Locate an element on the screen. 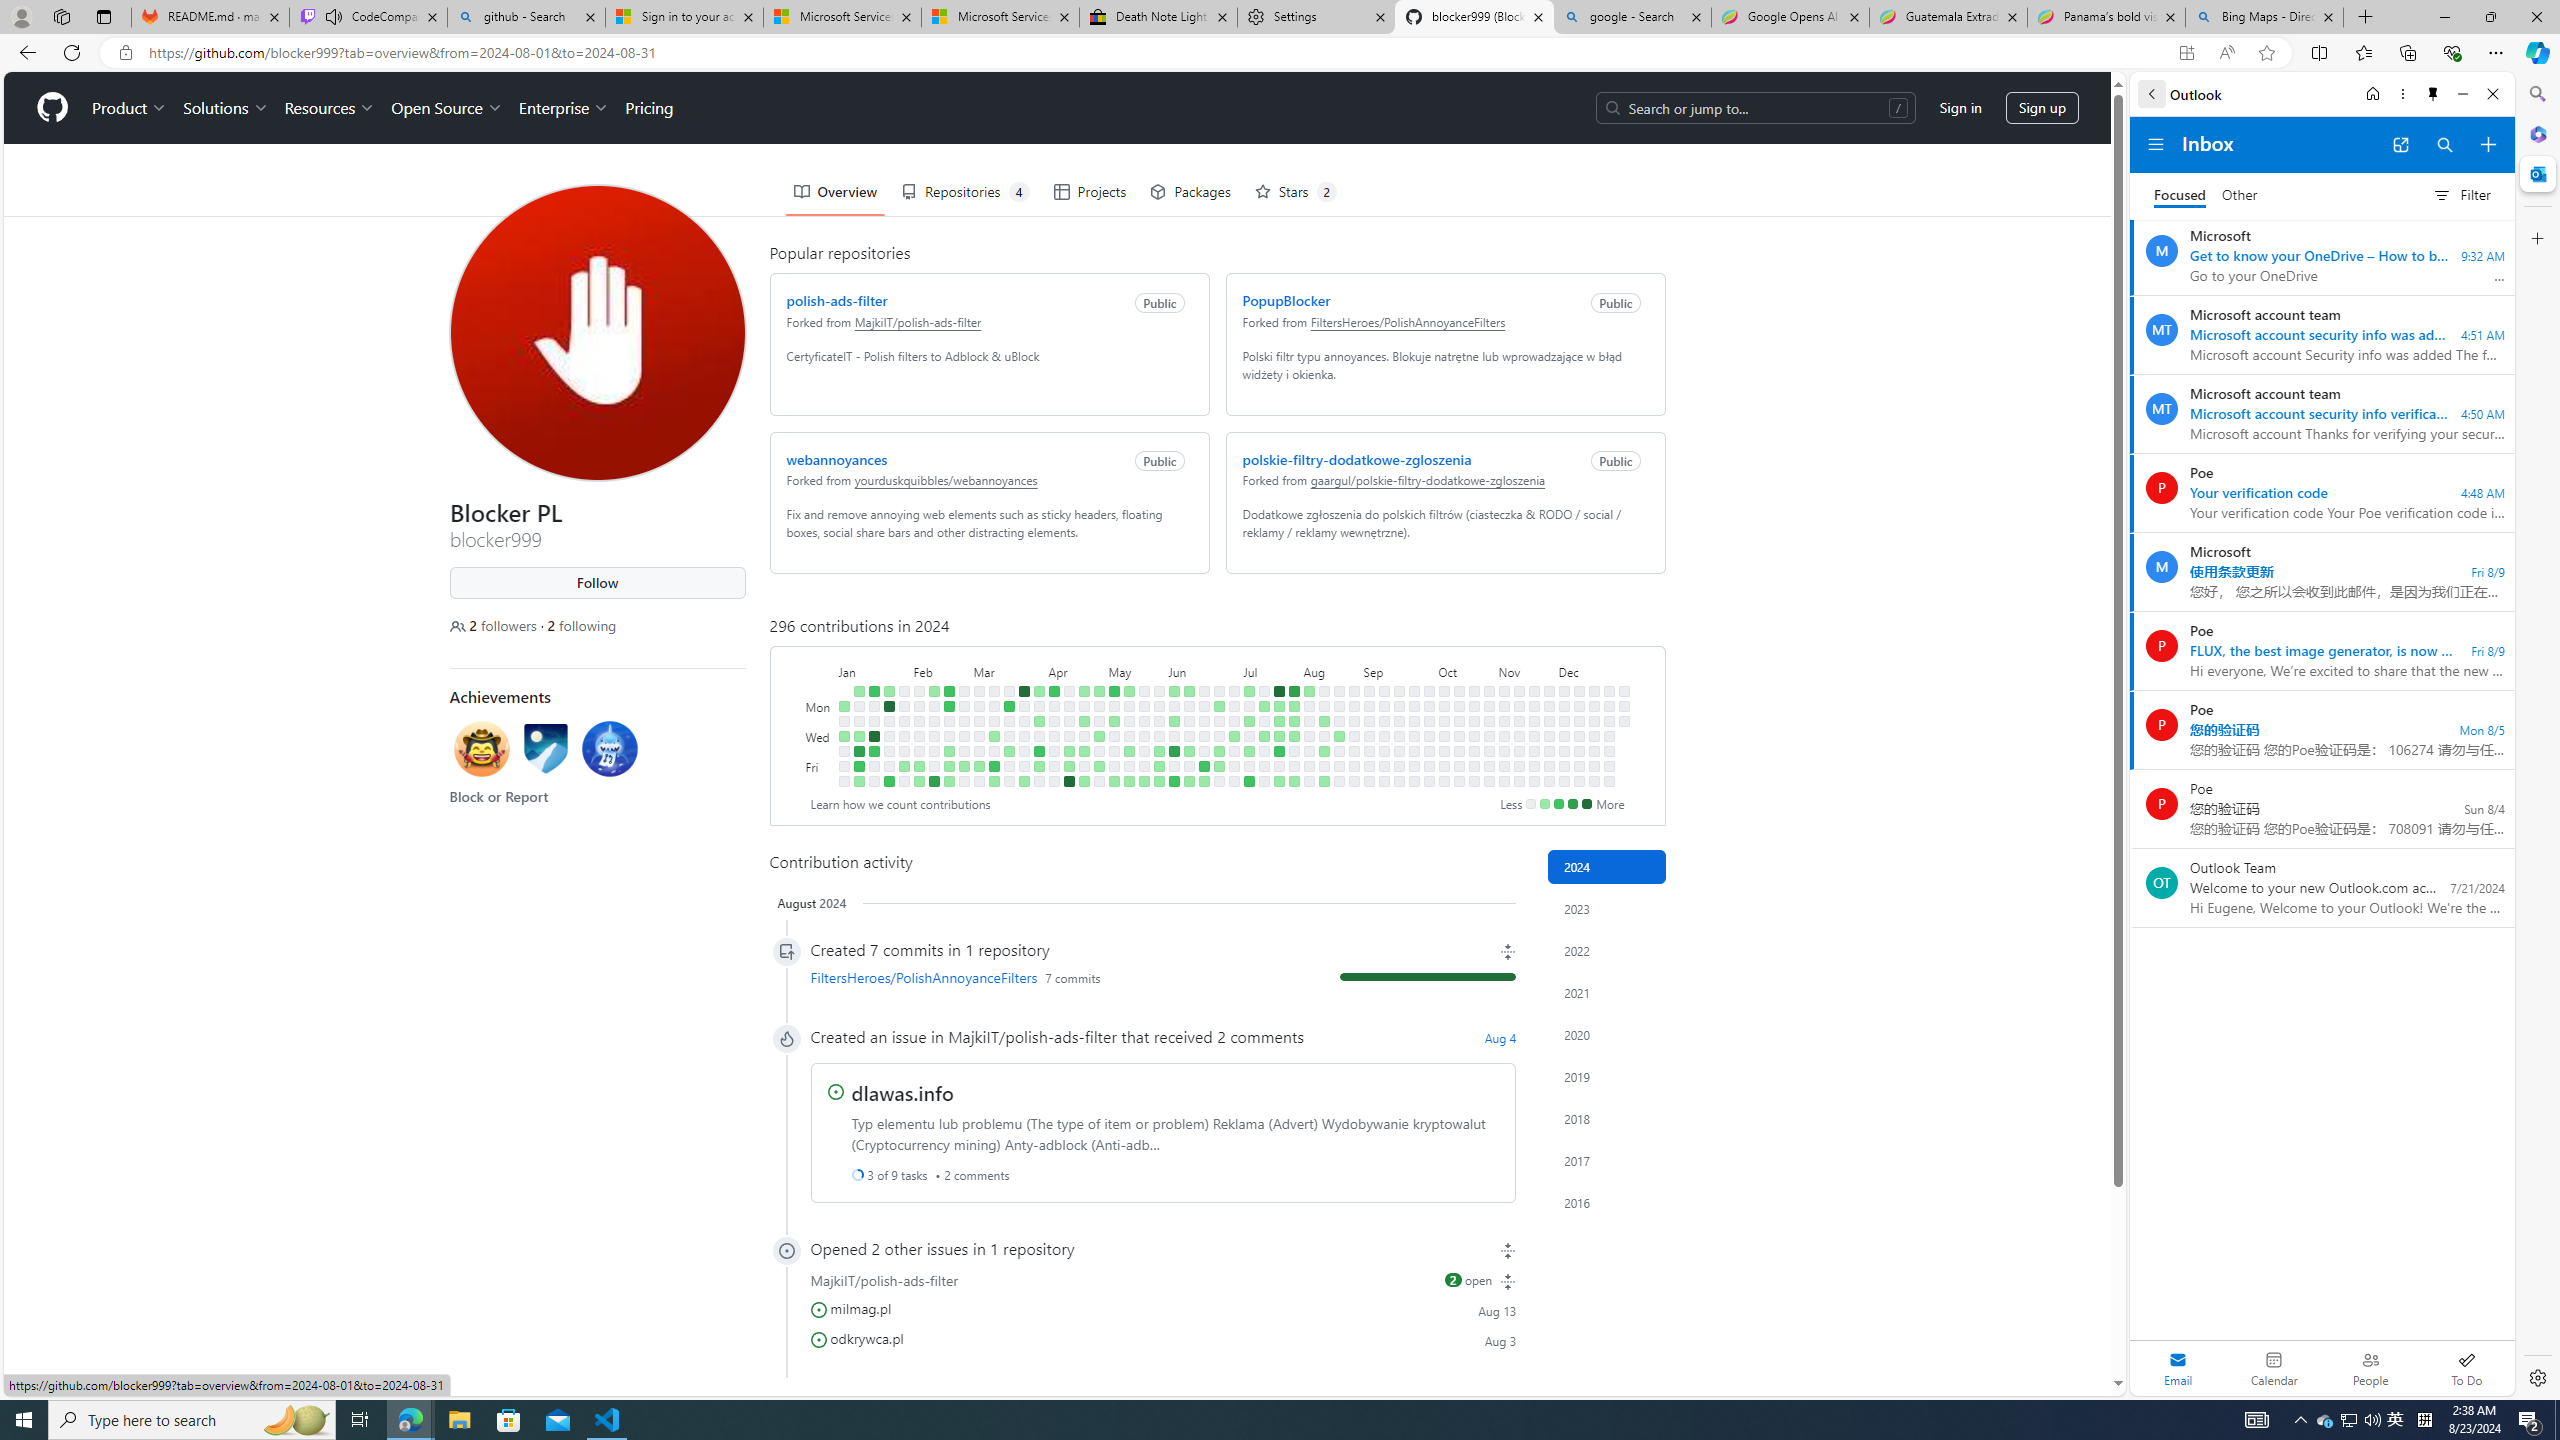 The width and height of the screenshot is (2560, 1440). 'Achievement: Quickdraw' is located at coordinates (481, 750).